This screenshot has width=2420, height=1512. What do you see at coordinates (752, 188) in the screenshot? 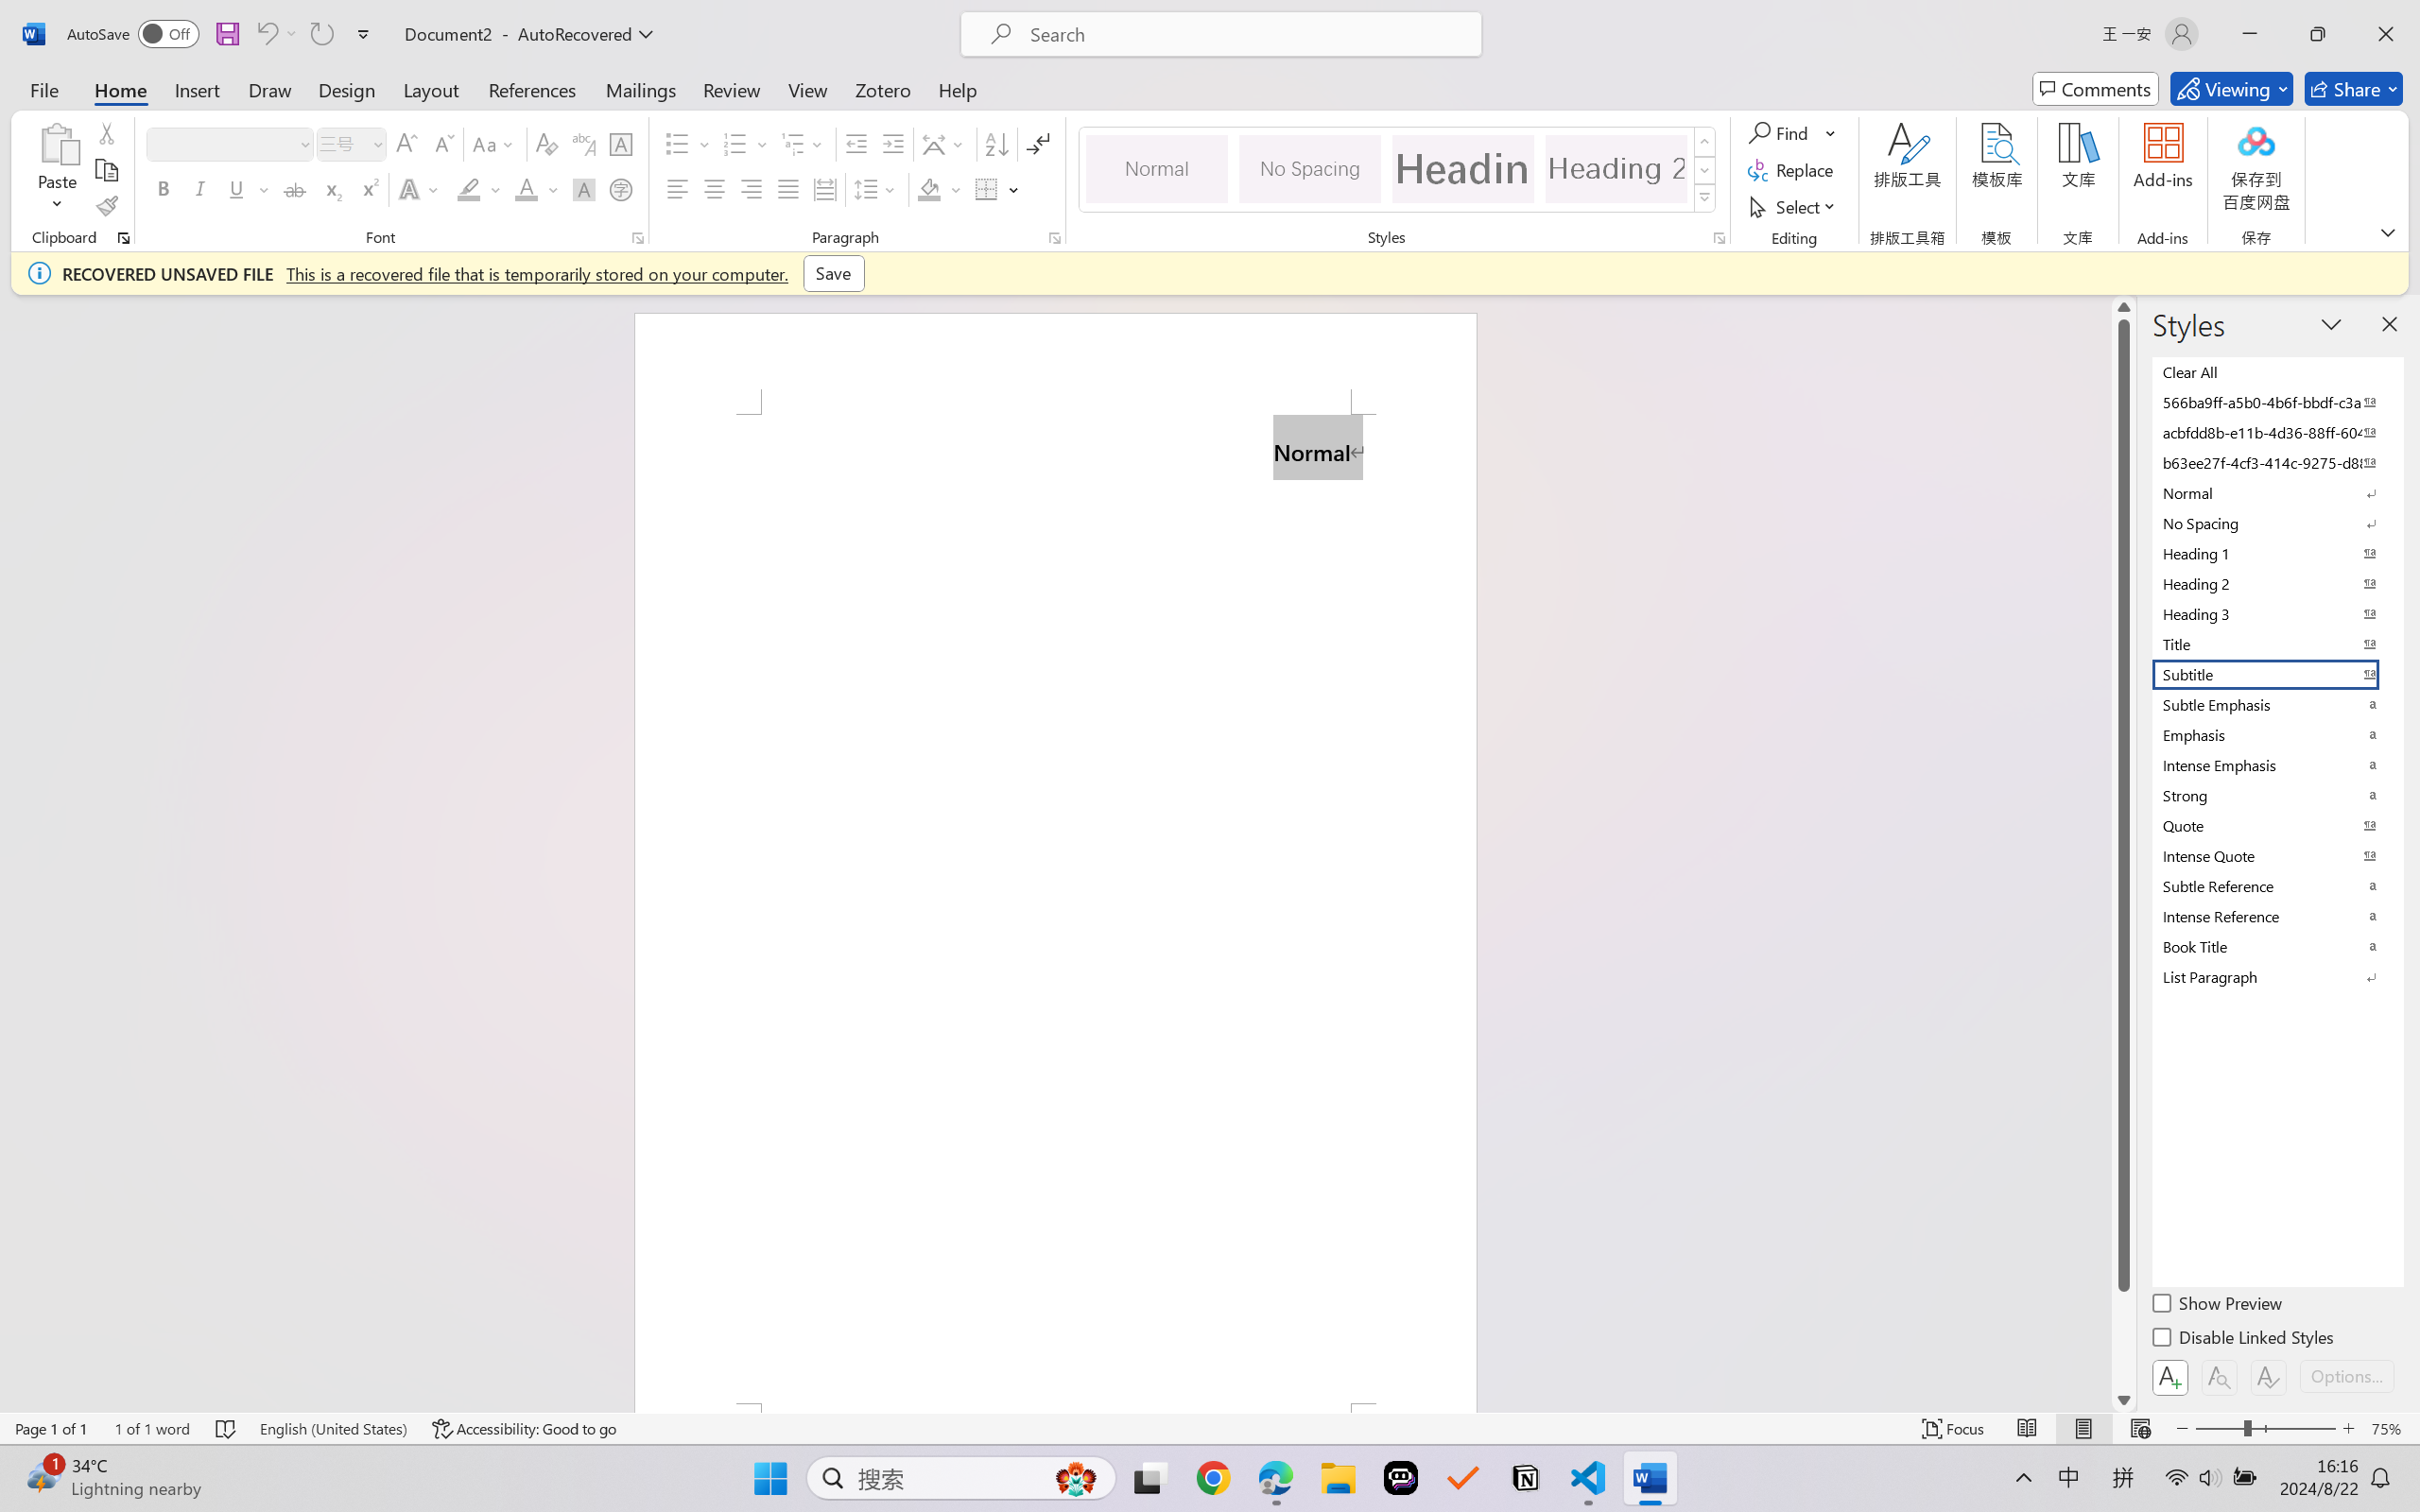
I see `'Align Right'` at bounding box center [752, 188].